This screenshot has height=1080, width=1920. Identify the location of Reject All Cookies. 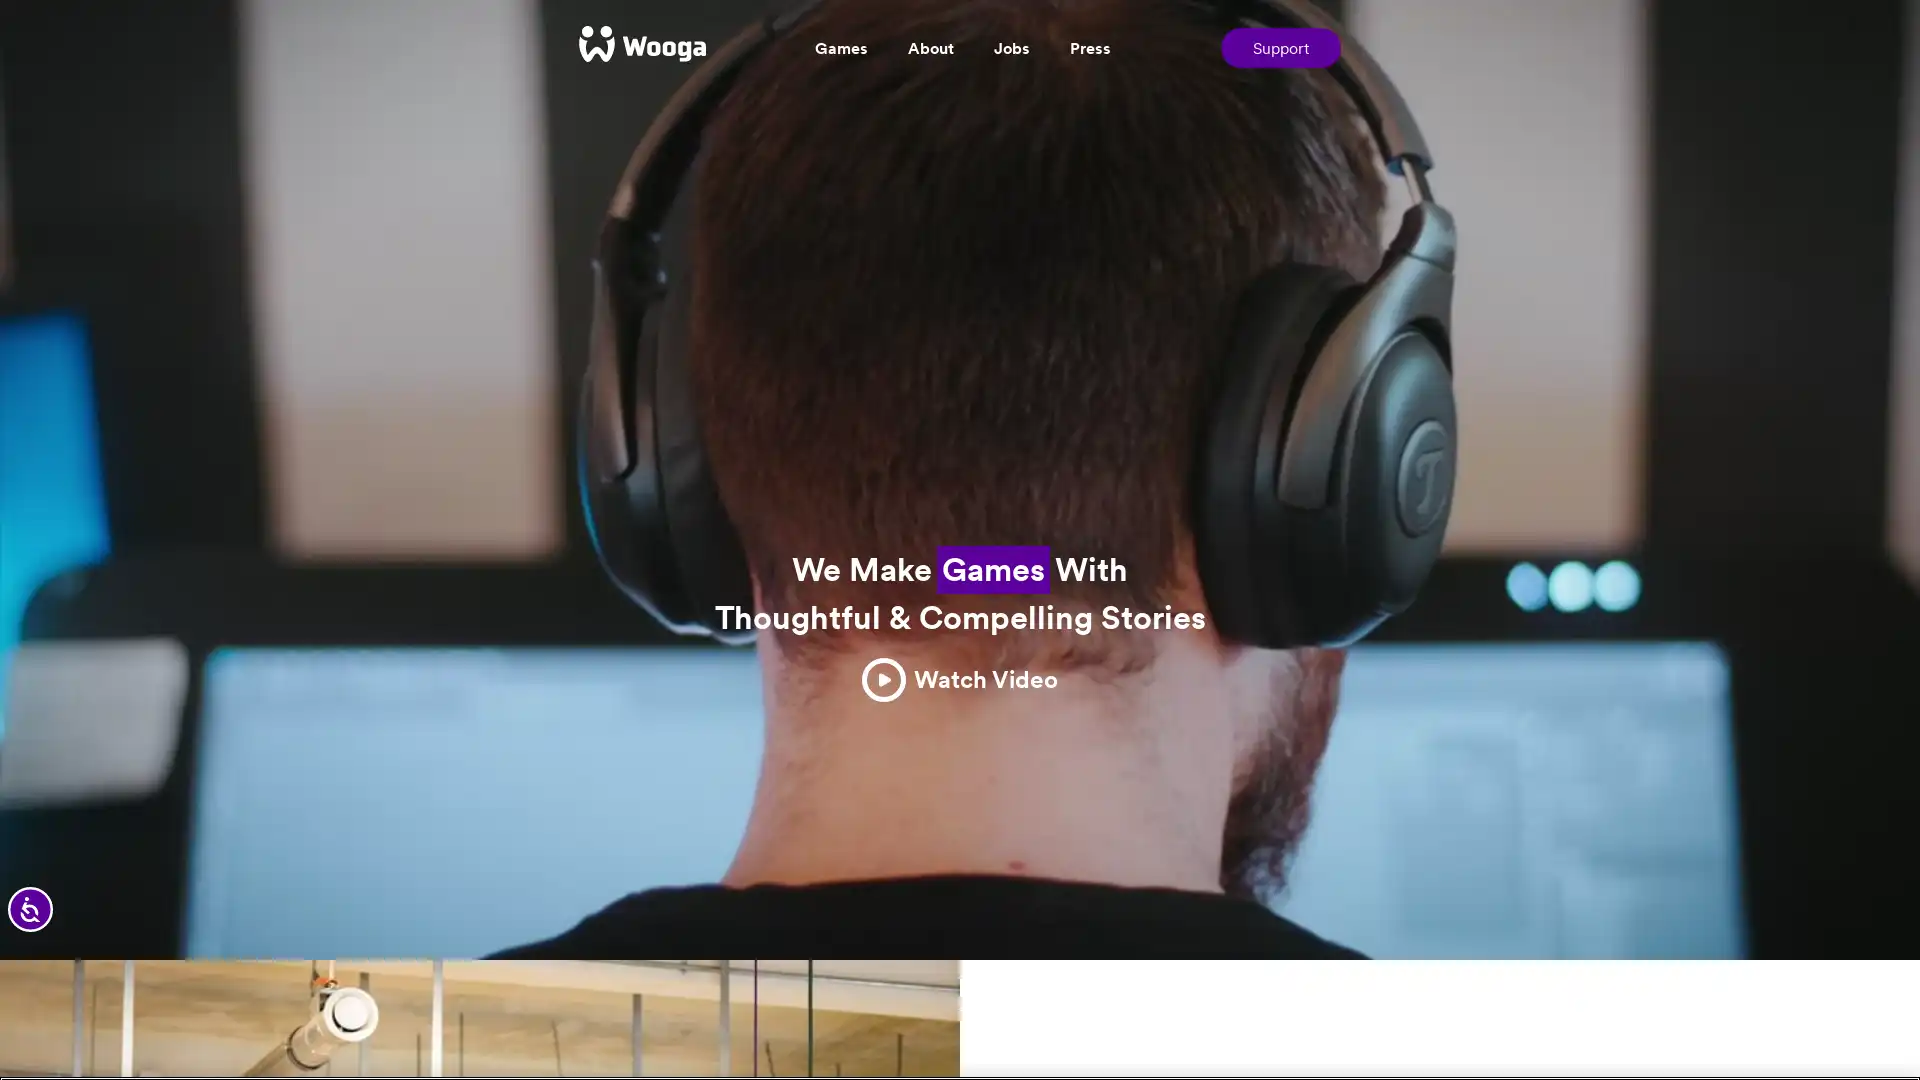
(1463, 1026).